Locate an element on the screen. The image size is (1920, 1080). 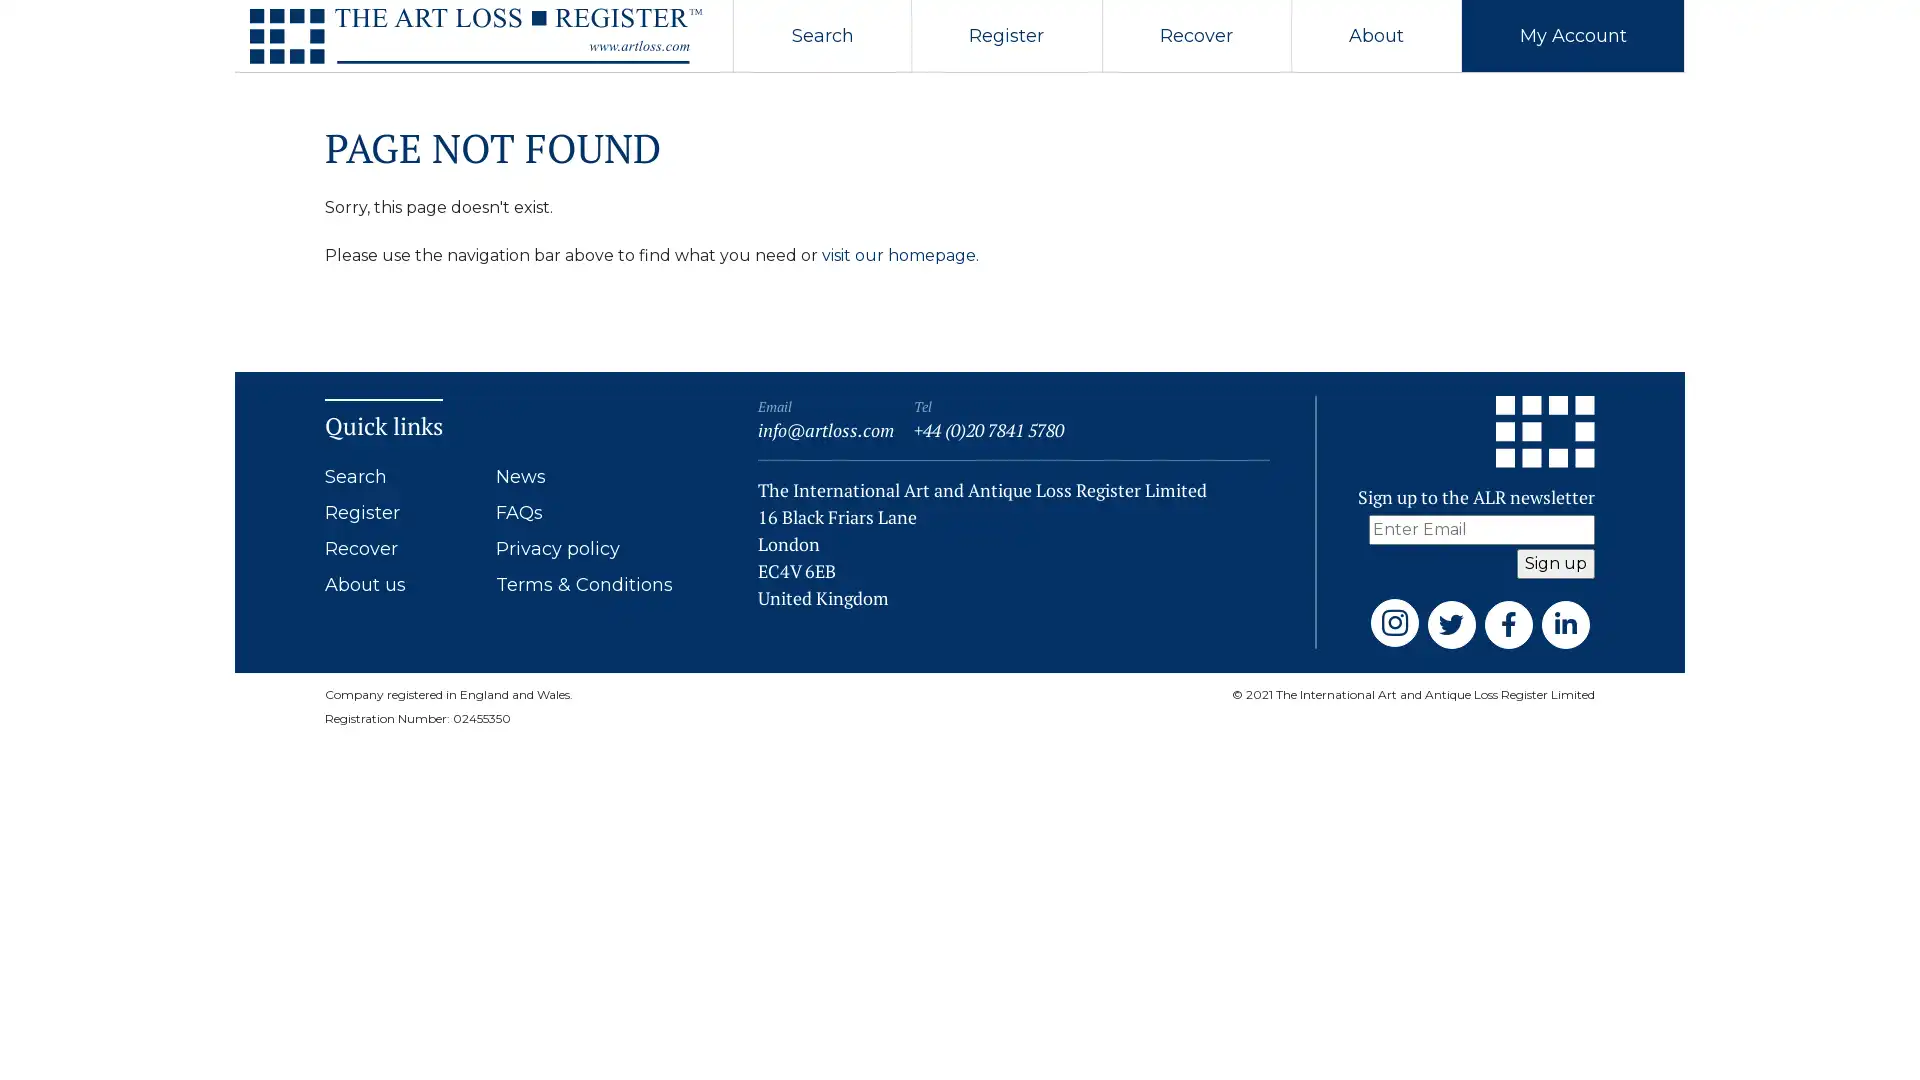
Sign up is located at coordinates (1554, 563).